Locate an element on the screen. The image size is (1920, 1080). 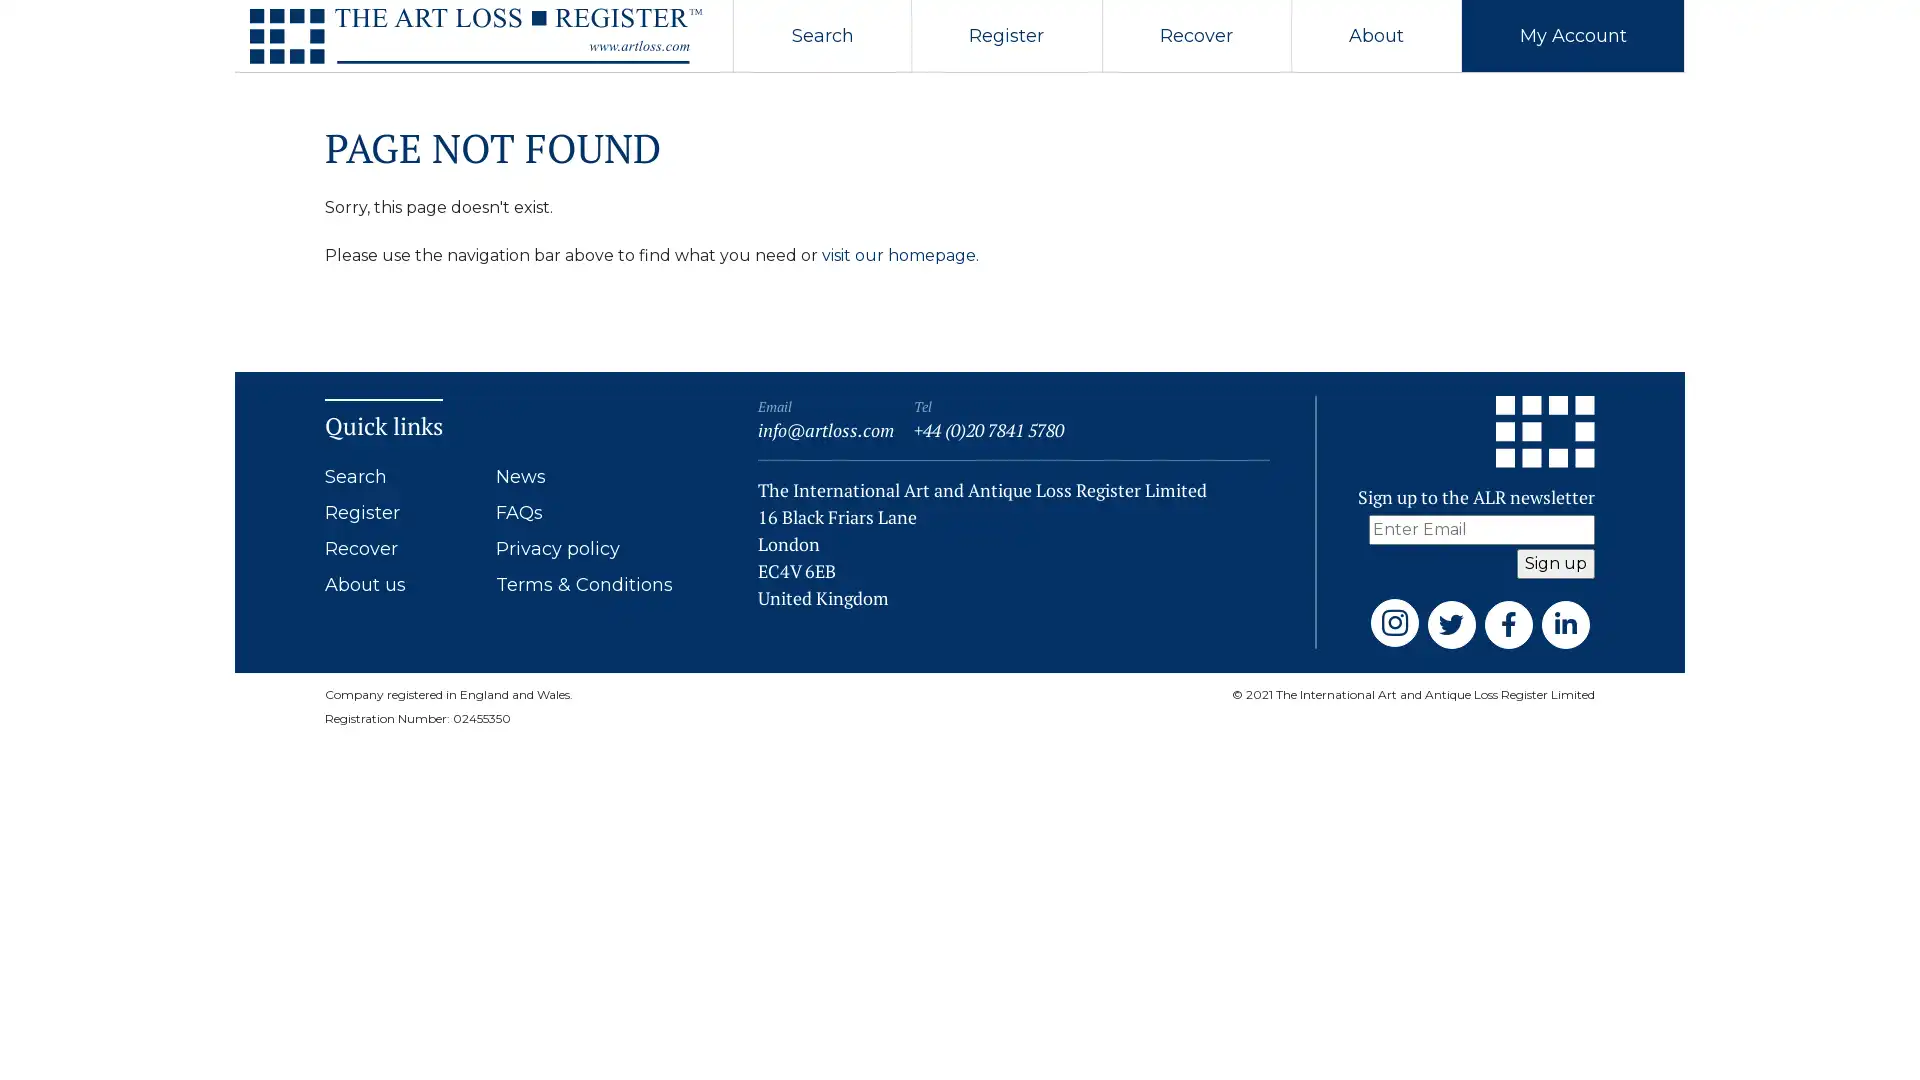
Sign up is located at coordinates (1554, 563).